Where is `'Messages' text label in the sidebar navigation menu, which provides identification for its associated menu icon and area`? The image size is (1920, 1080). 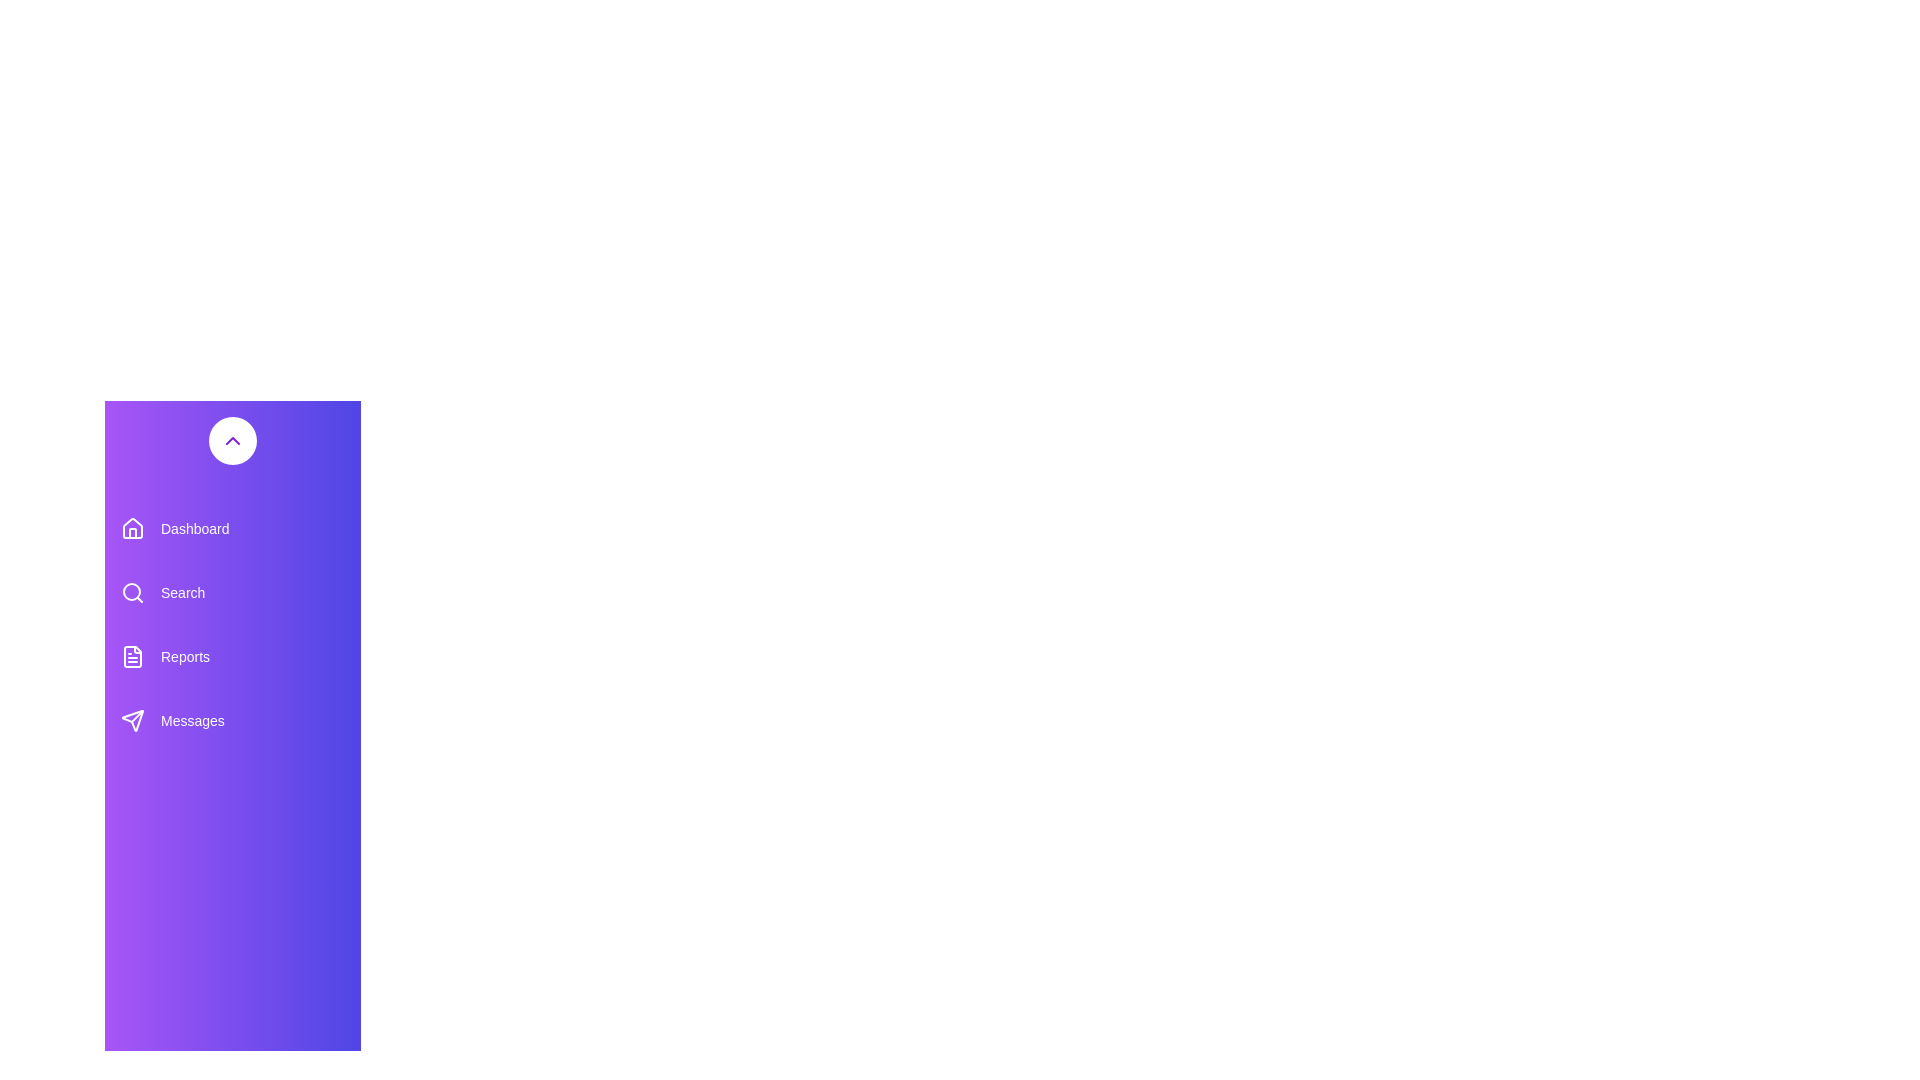
'Messages' text label in the sidebar navigation menu, which provides identification for its associated menu icon and area is located at coordinates (192, 721).